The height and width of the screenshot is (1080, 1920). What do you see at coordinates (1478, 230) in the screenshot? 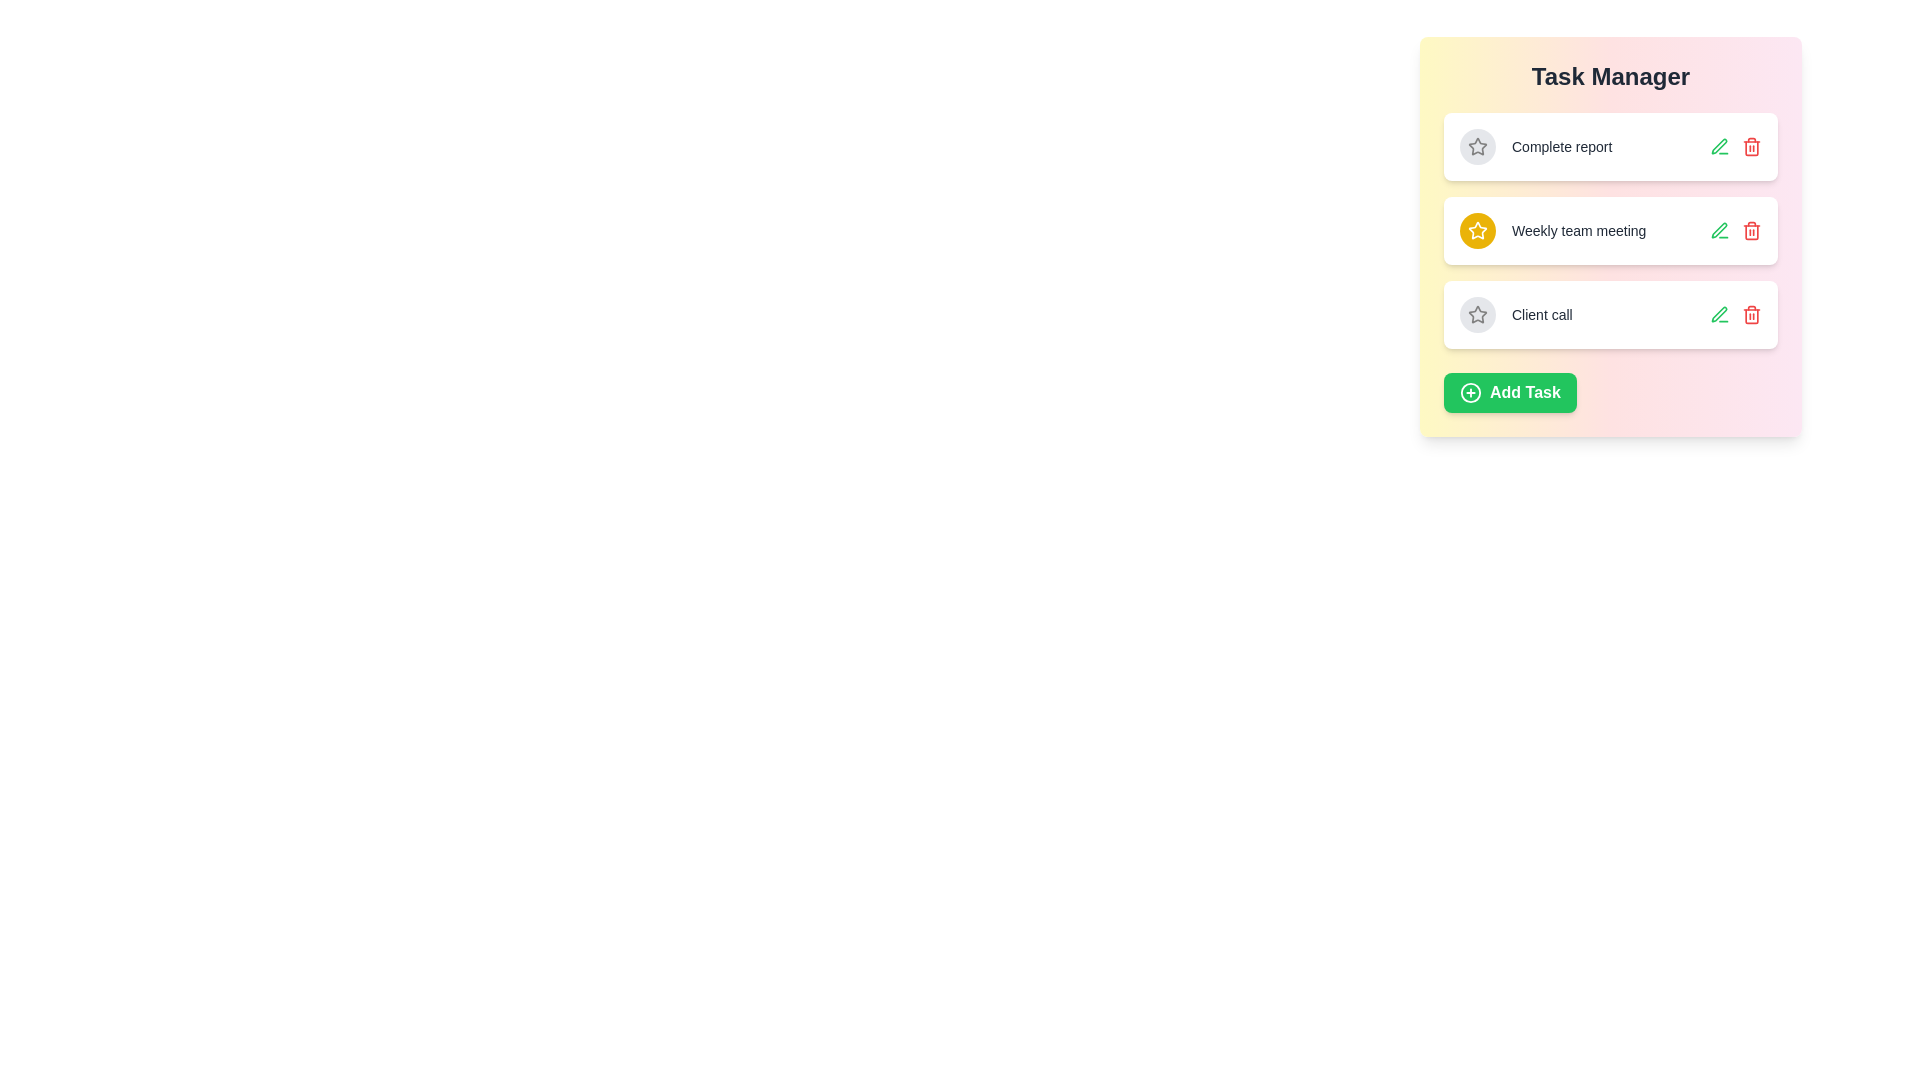
I see `the star icon of the task titled Weekly team meeting to toggle its importance` at bounding box center [1478, 230].